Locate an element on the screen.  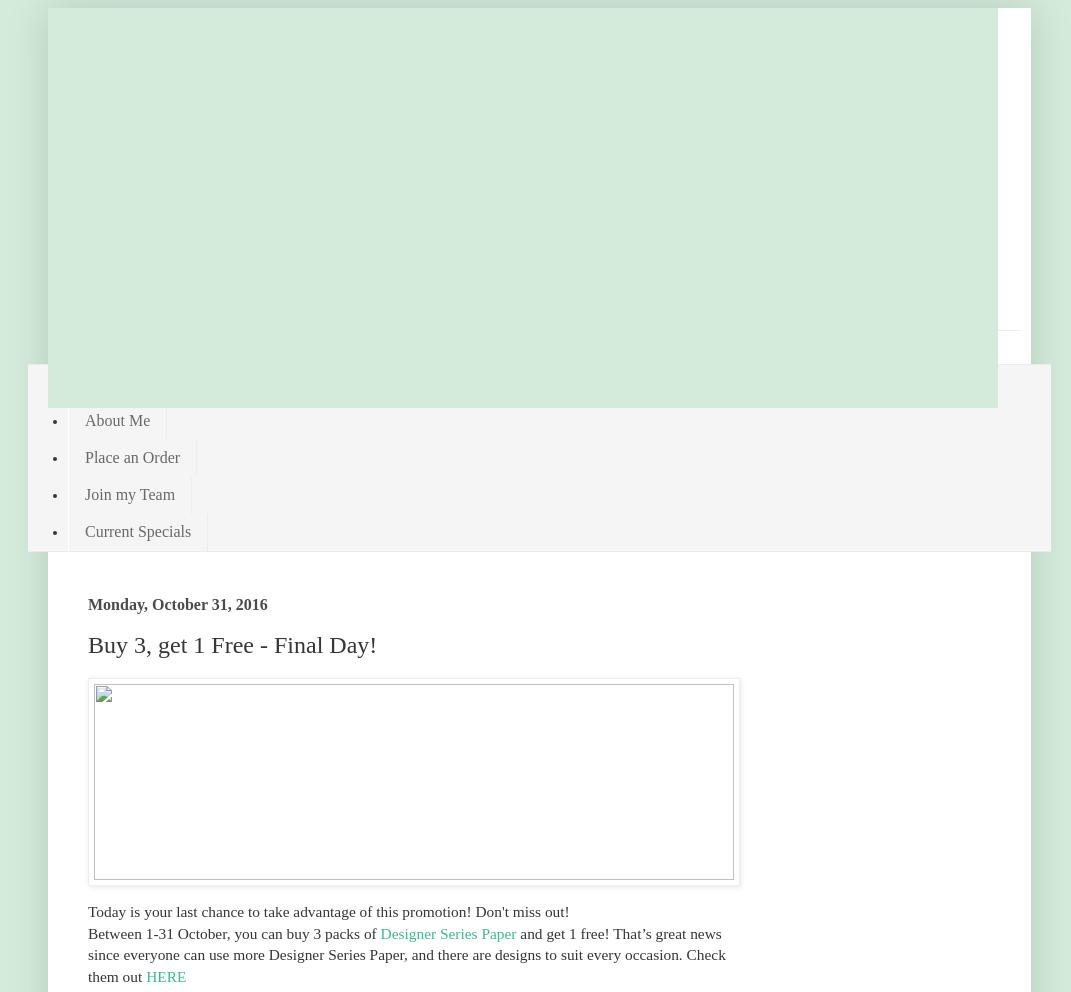
'HERE' is located at coordinates (165, 975).